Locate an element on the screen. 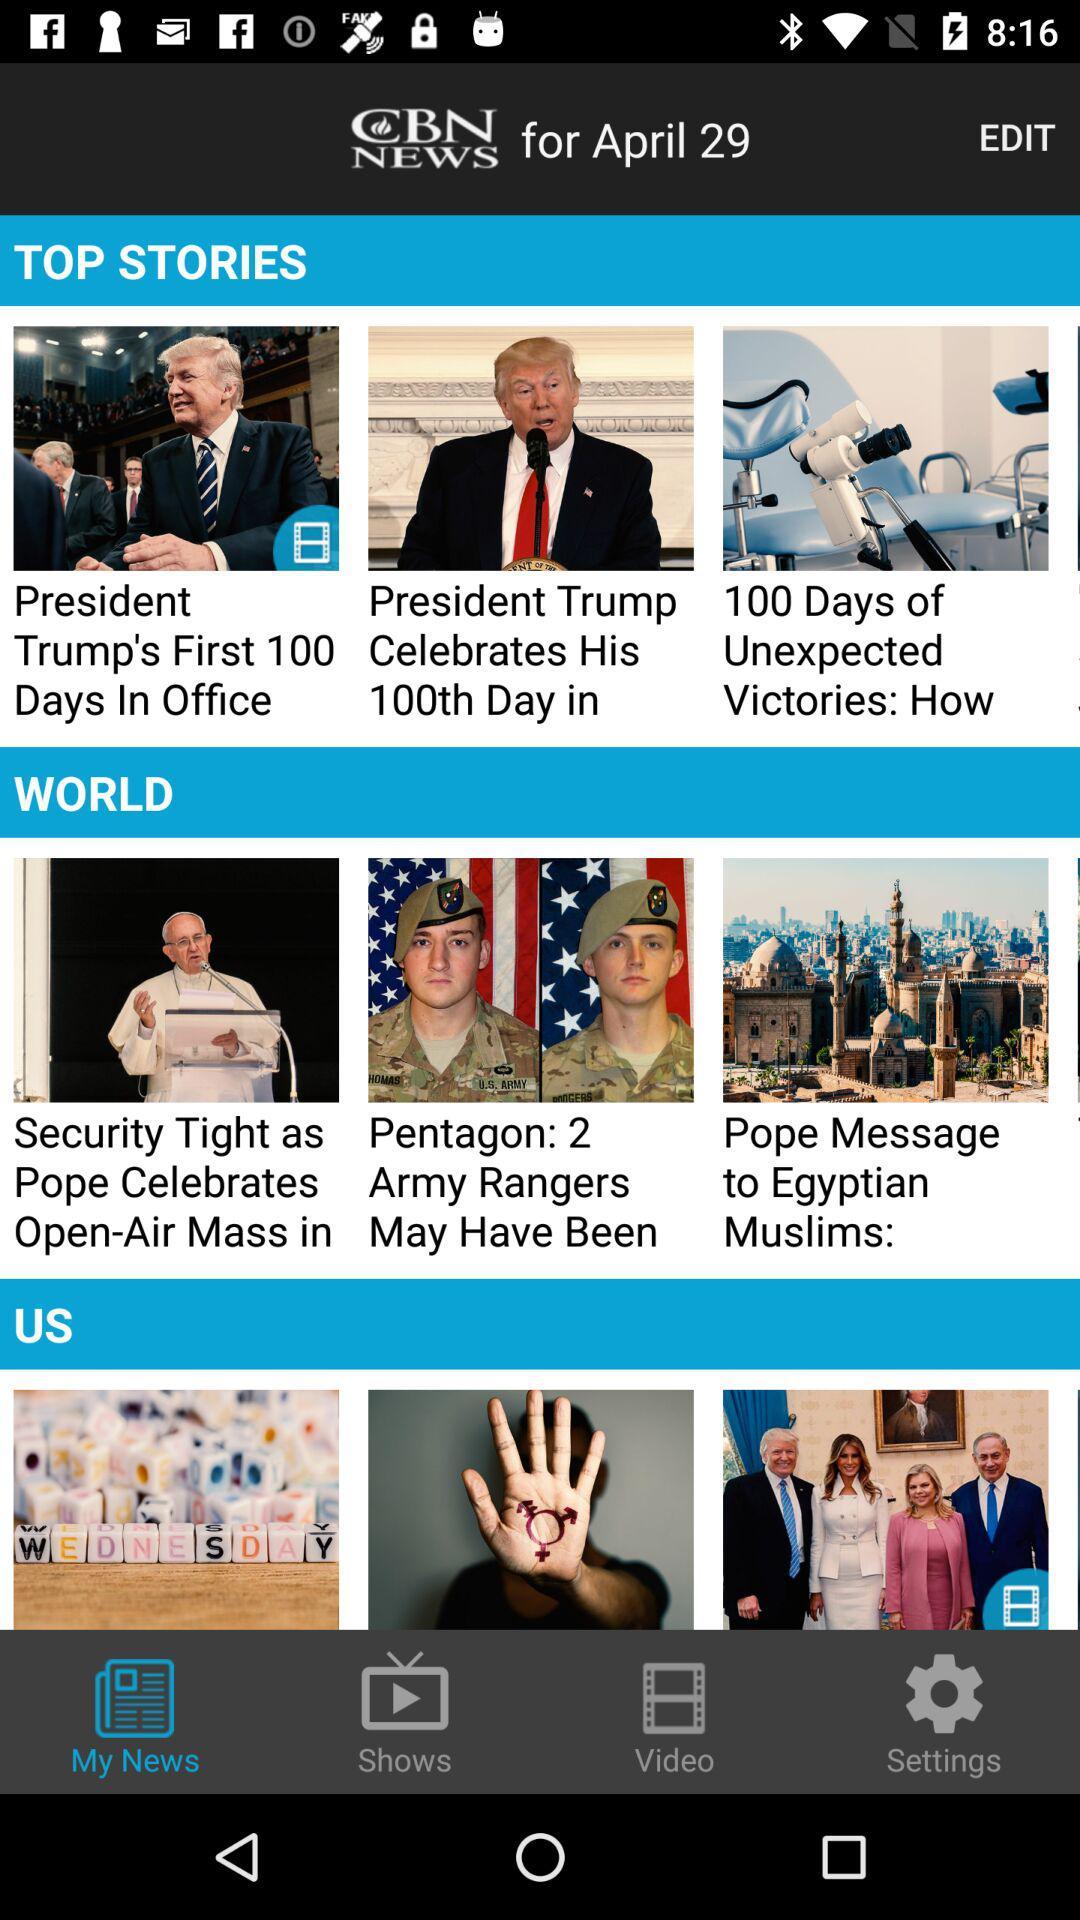 The height and width of the screenshot is (1920, 1080). settings is located at coordinates (944, 1712).